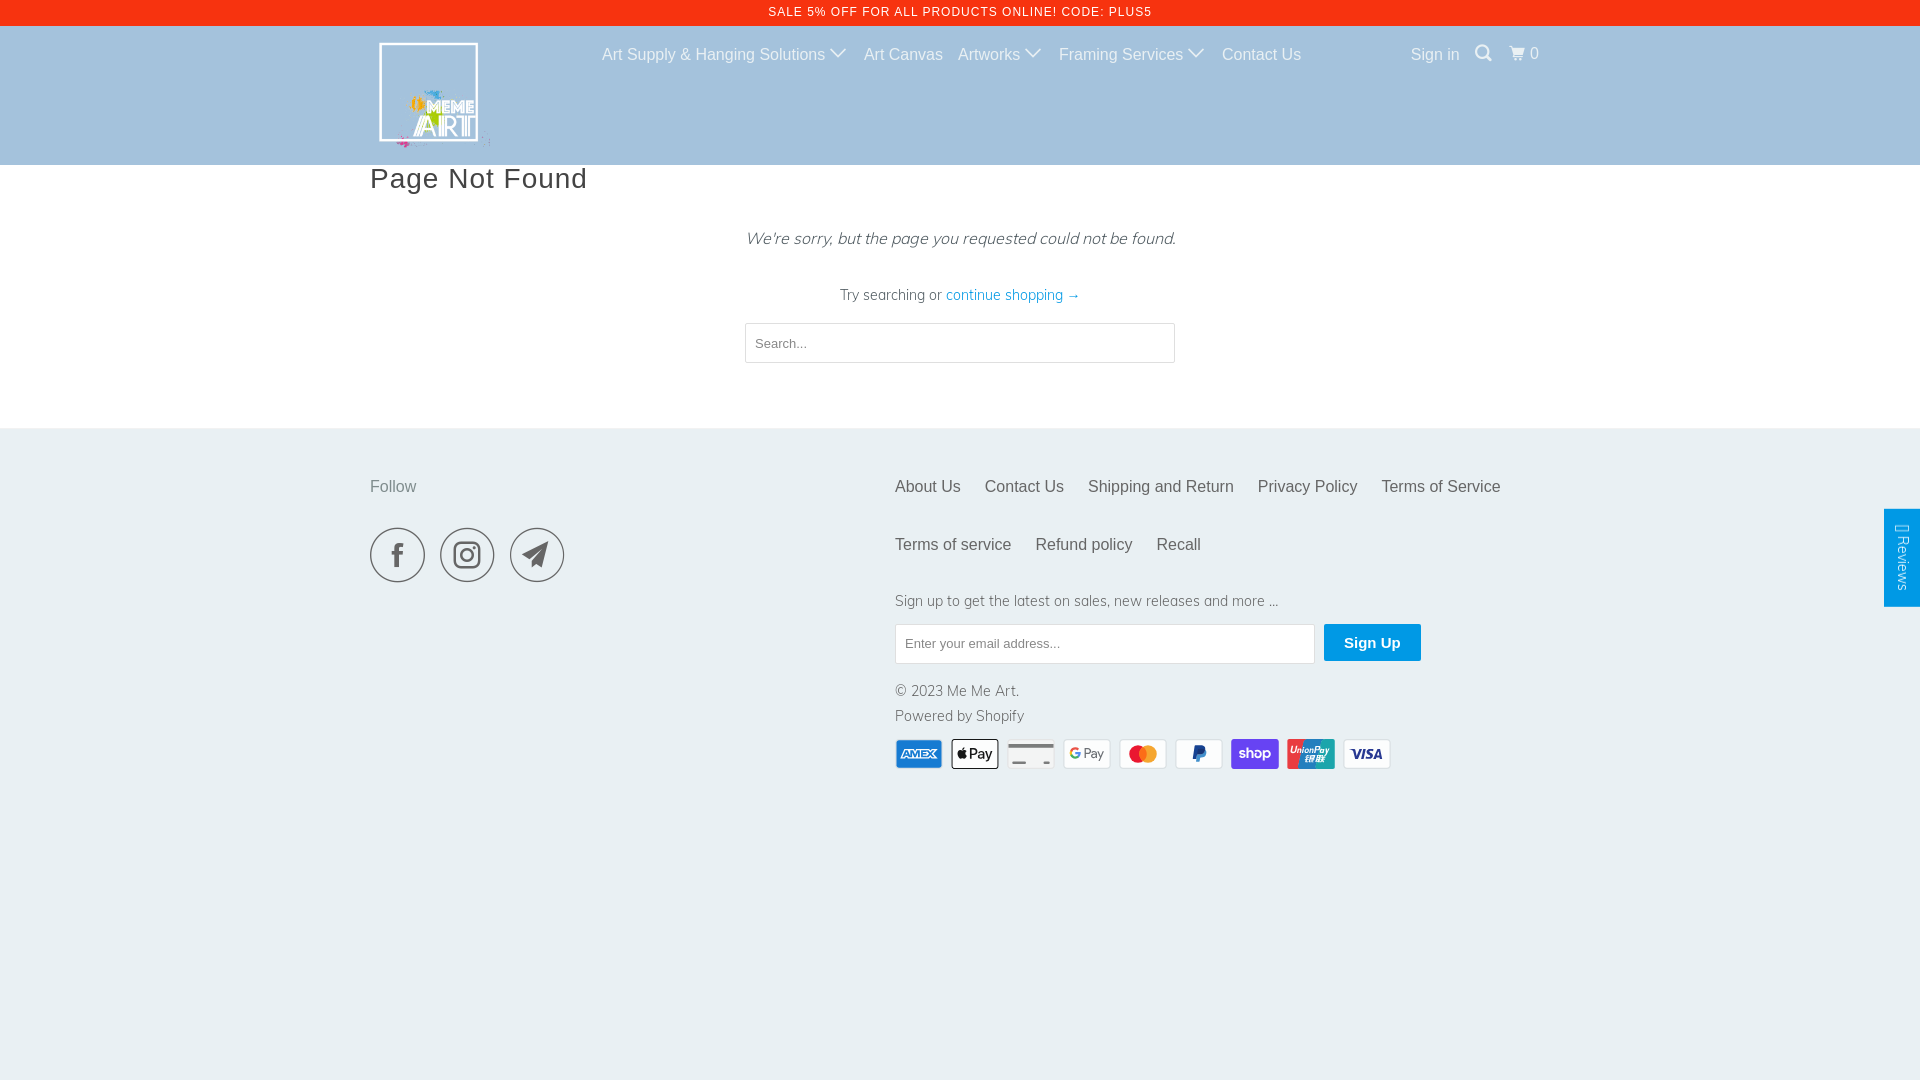  I want to click on 'Sign Up', so click(1371, 642).